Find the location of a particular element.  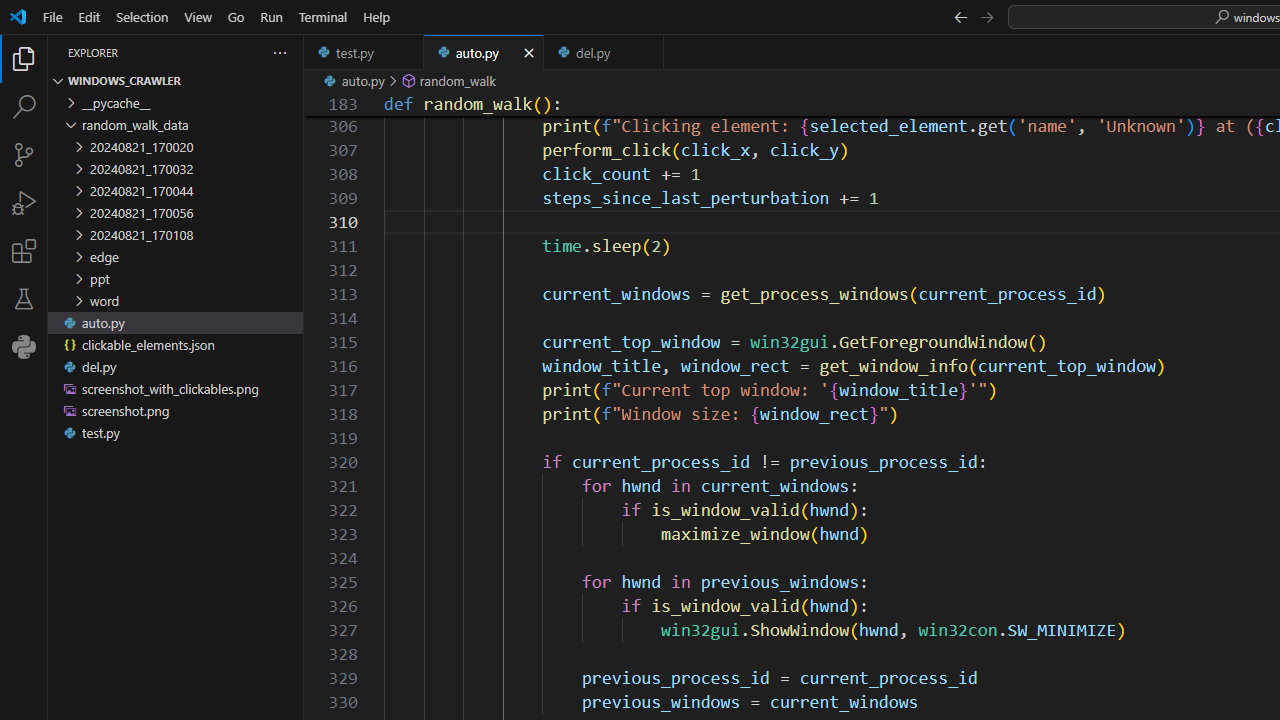

'Go' is located at coordinates (236, 16).